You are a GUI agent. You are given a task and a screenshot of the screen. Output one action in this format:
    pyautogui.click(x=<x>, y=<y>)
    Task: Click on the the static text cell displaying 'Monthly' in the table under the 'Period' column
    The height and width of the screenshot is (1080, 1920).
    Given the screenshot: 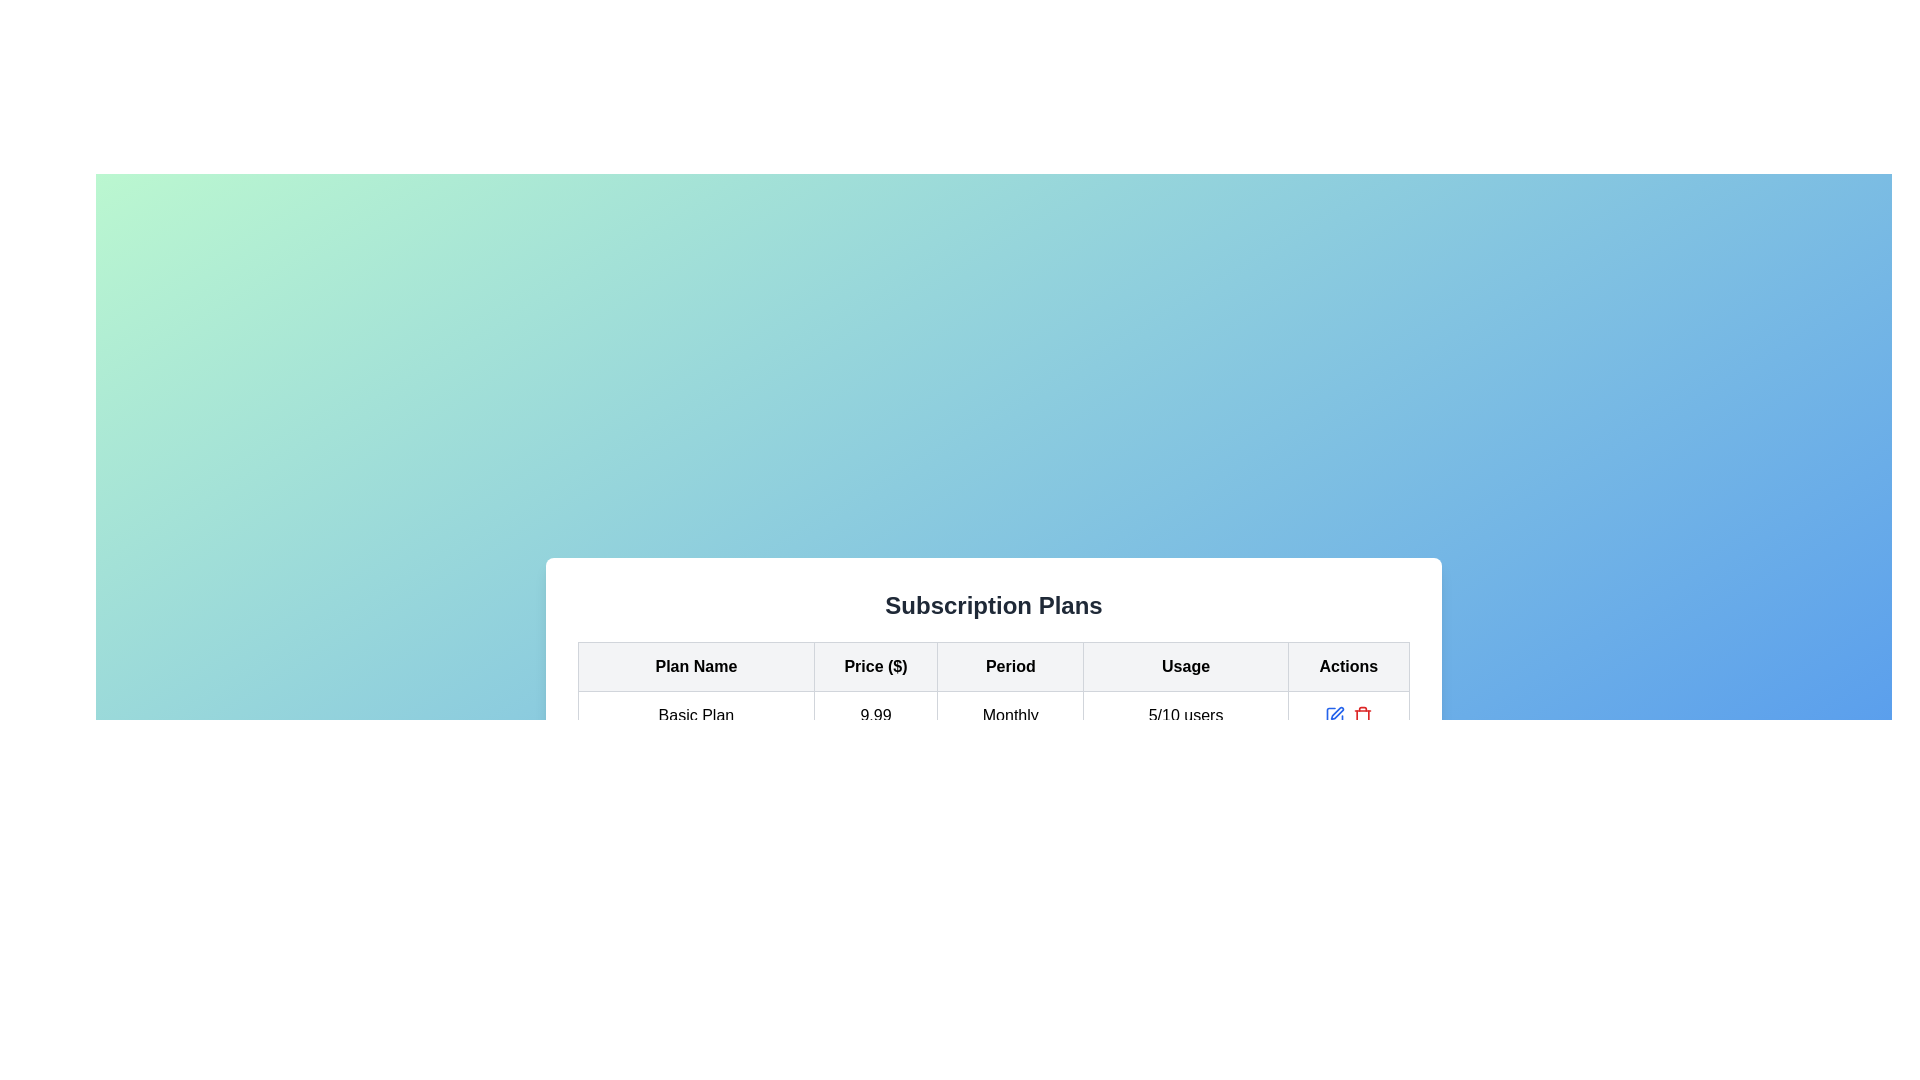 What is the action you would take?
    pyautogui.click(x=1010, y=714)
    